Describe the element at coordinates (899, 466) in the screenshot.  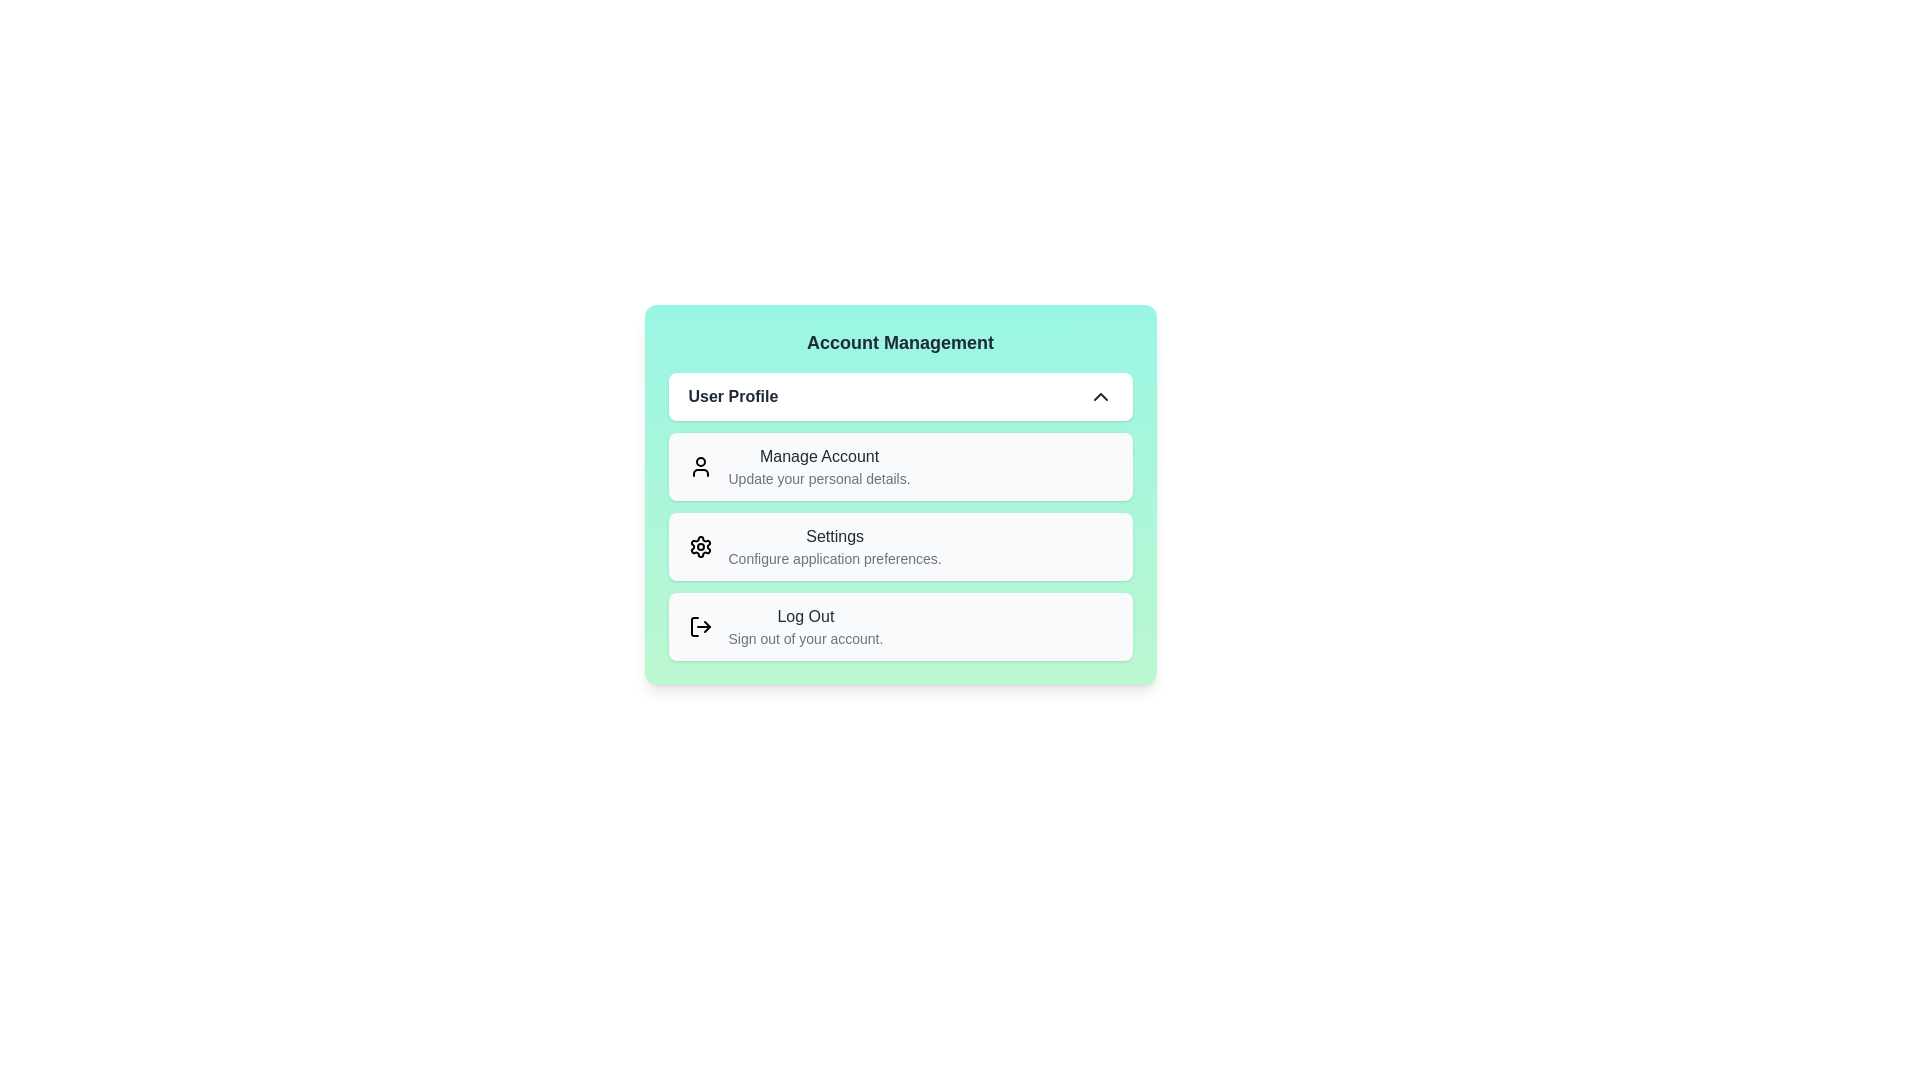
I see `the menu option Manage Account by clicking on it` at that location.